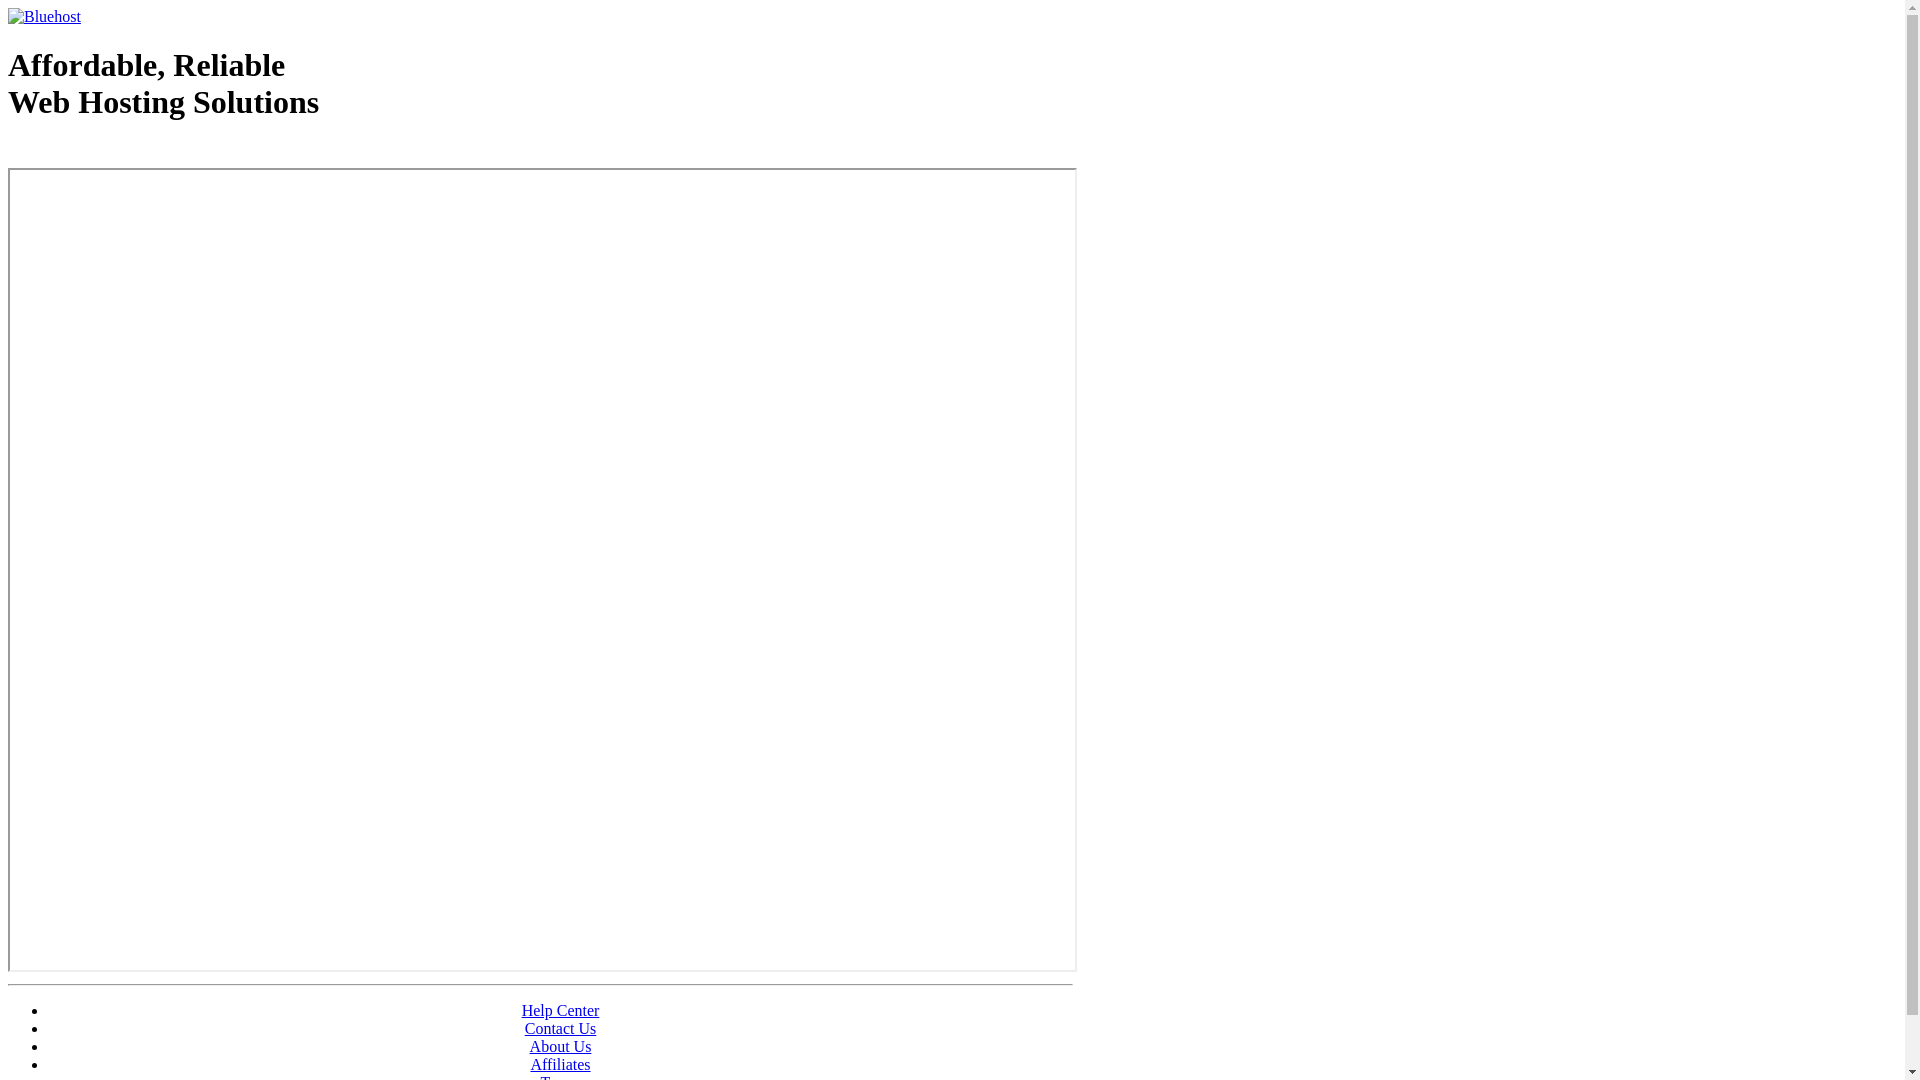 The width and height of the screenshot is (1920, 1080). I want to click on 'Contact Us', so click(524, 1028).